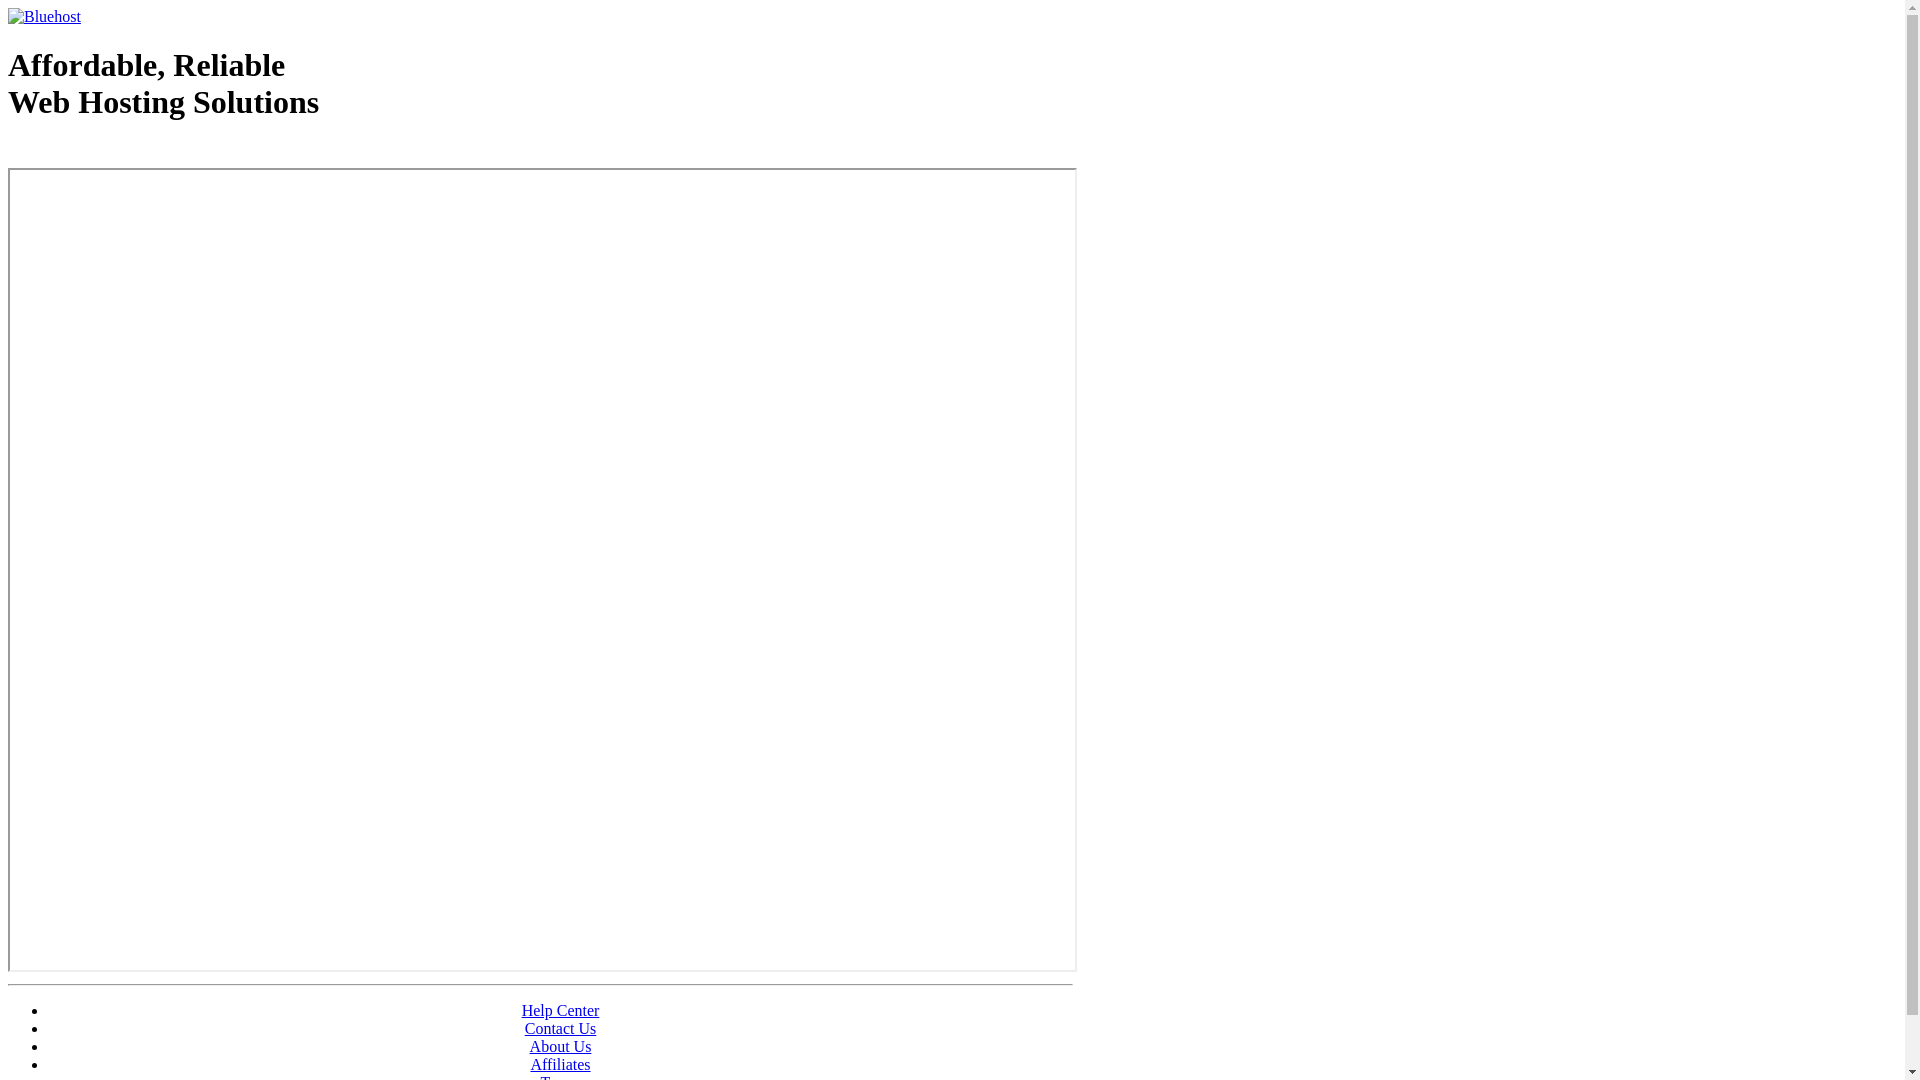 The width and height of the screenshot is (1920, 1080). I want to click on 'Contact Us', so click(524, 1028).